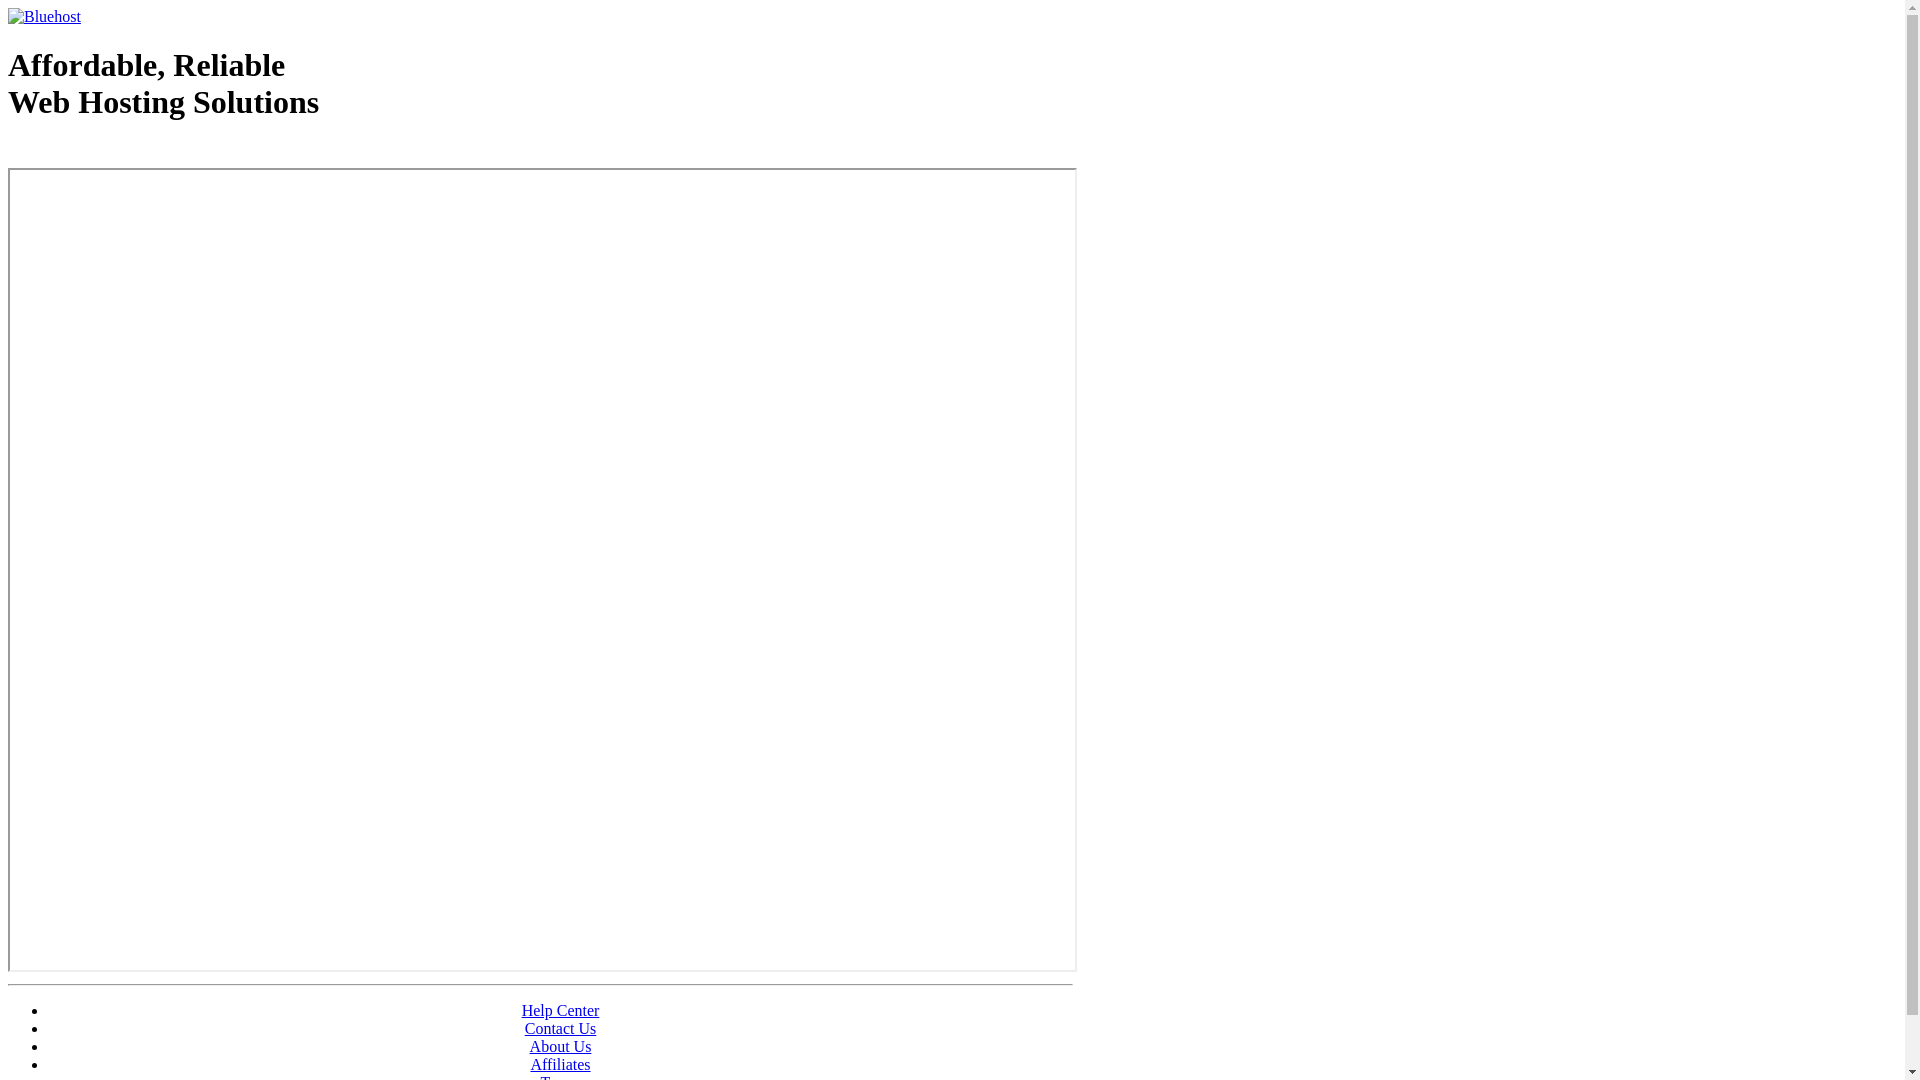 The width and height of the screenshot is (1920, 1080). I want to click on 'Contact Us', so click(524, 1028).